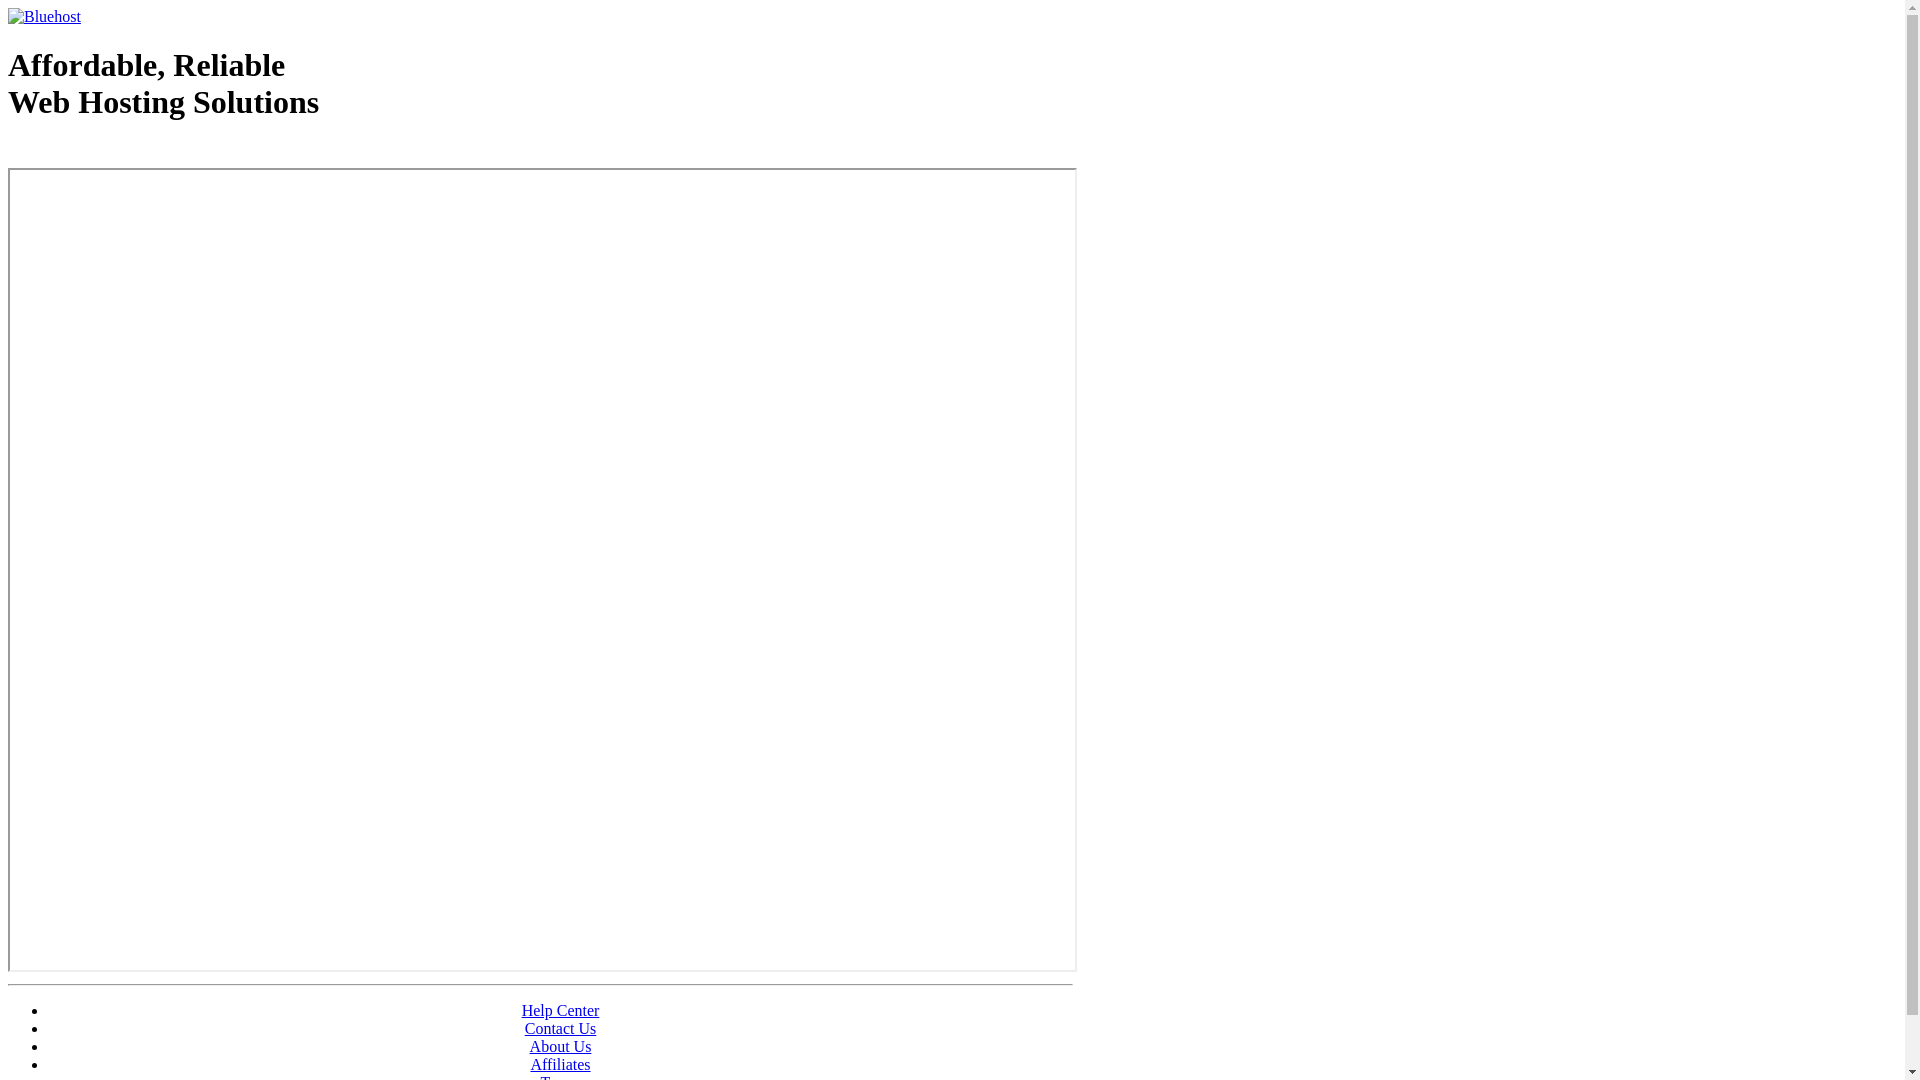 The width and height of the screenshot is (1920, 1080). I want to click on 'Contact Us', so click(524, 1028).